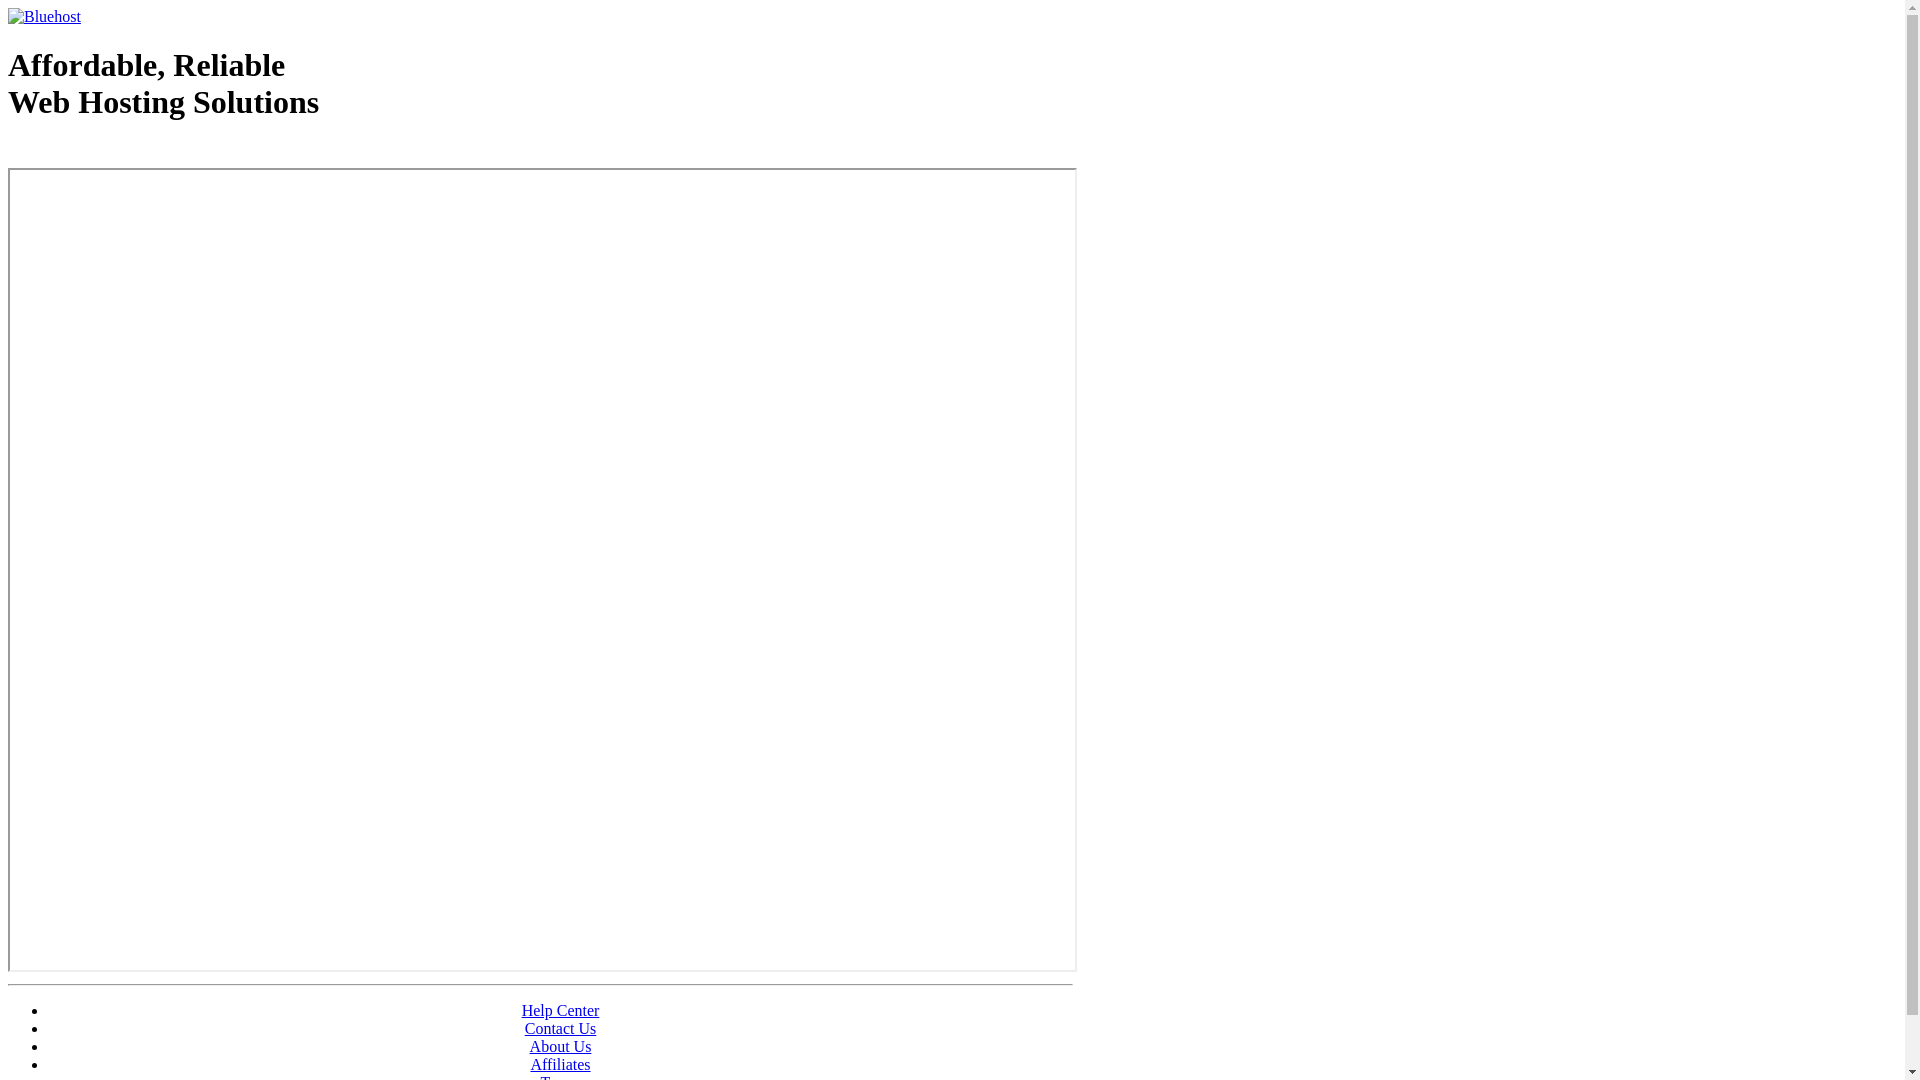 The width and height of the screenshot is (1920, 1080). I want to click on 'Contact Us', so click(524, 1028).